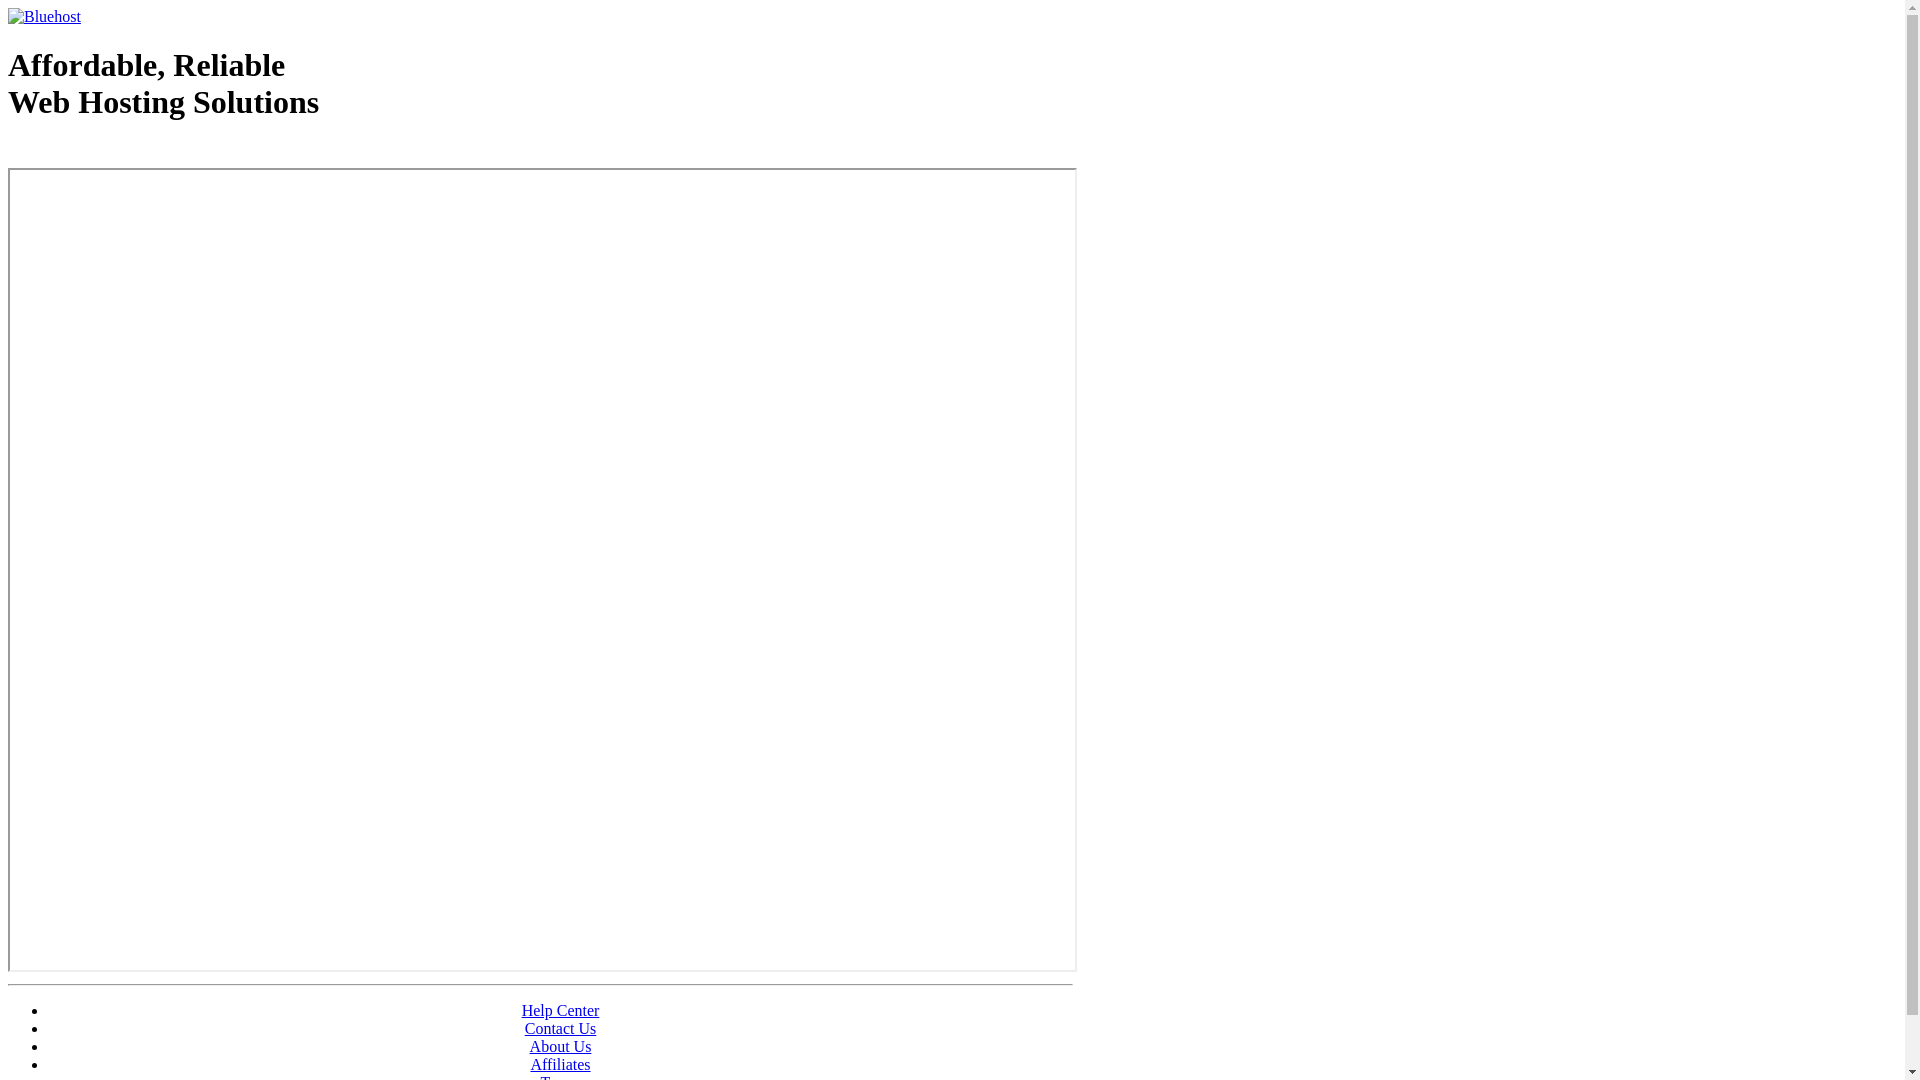 The width and height of the screenshot is (1920, 1080). I want to click on 'Contact Us', so click(524, 1028).